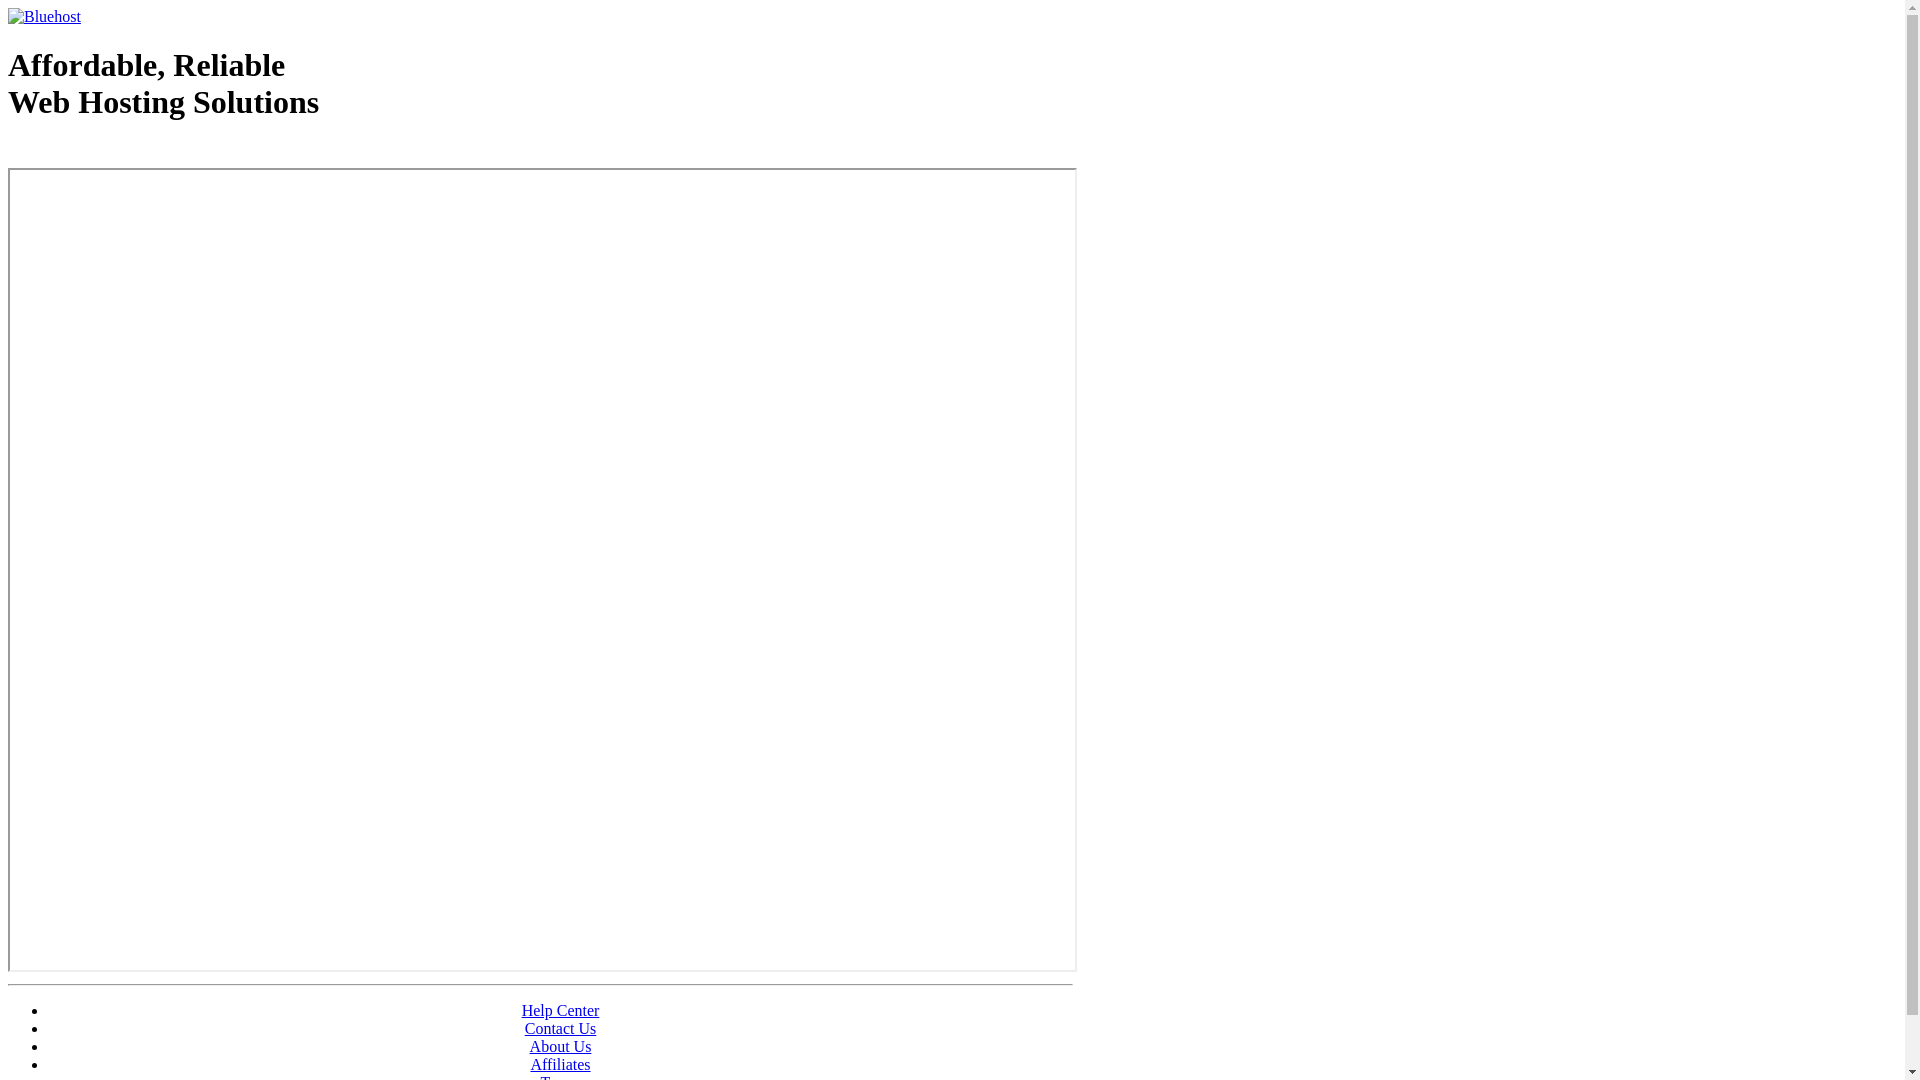 The width and height of the screenshot is (1920, 1080). I want to click on 'Contact Us', so click(524, 1028).